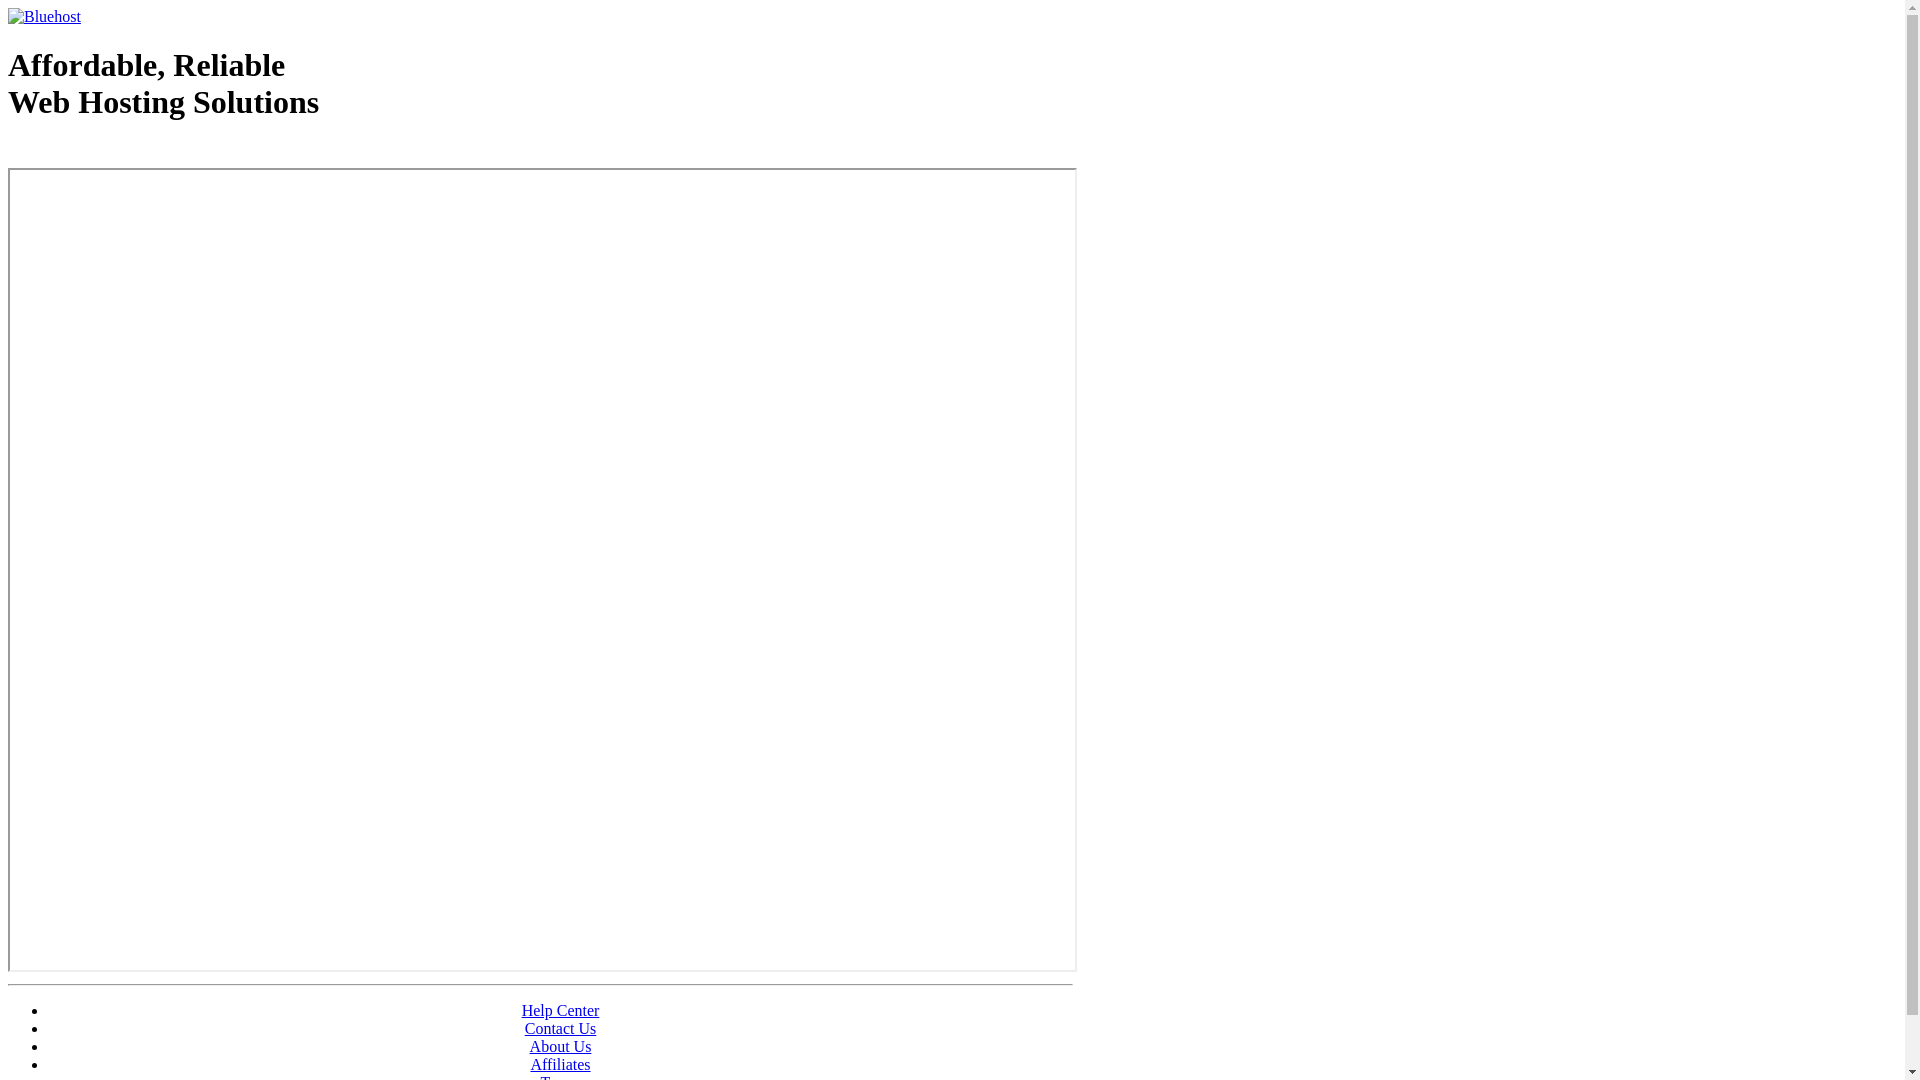 The width and height of the screenshot is (1920, 1080). I want to click on 'Contact Us', so click(524, 1028).